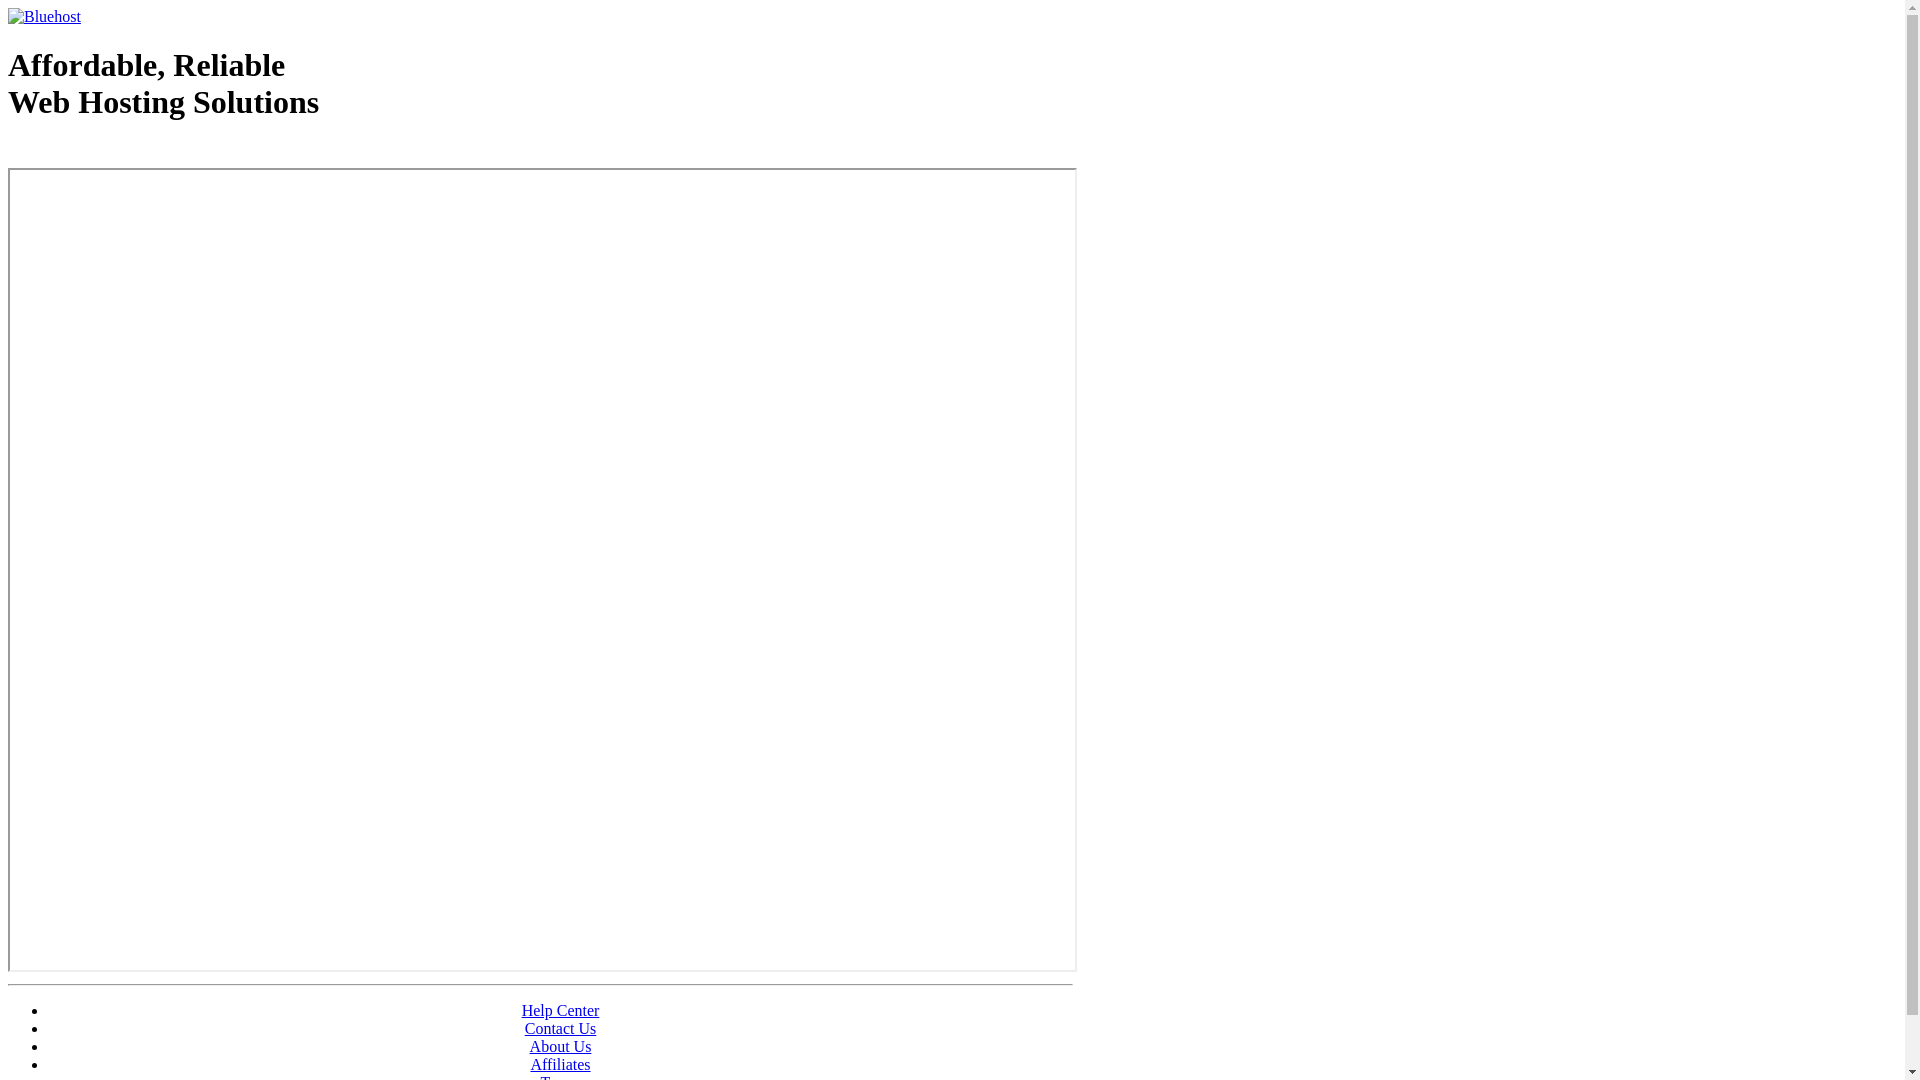 The width and height of the screenshot is (1920, 1080). I want to click on 'Contact Us', so click(524, 1028).